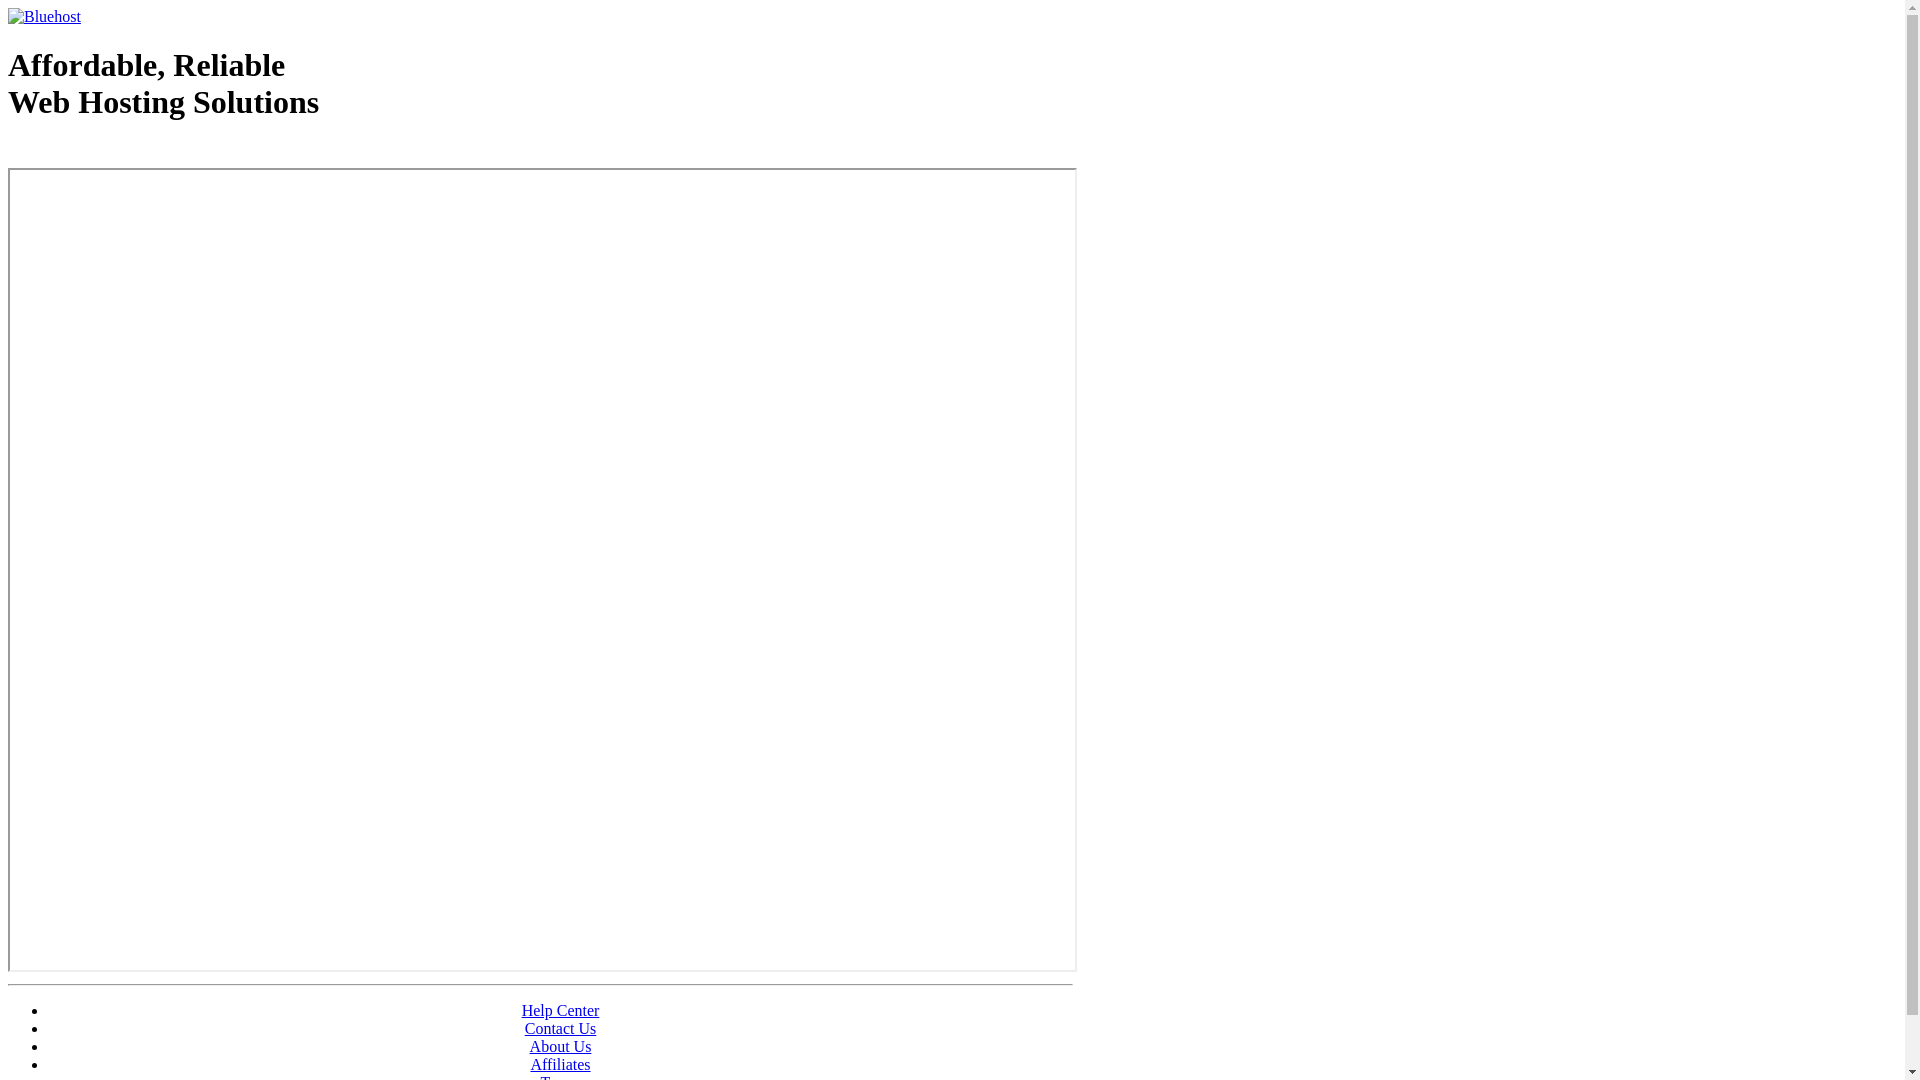 The width and height of the screenshot is (1920, 1080). I want to click on 'Contact Us', so click(524, 1028).